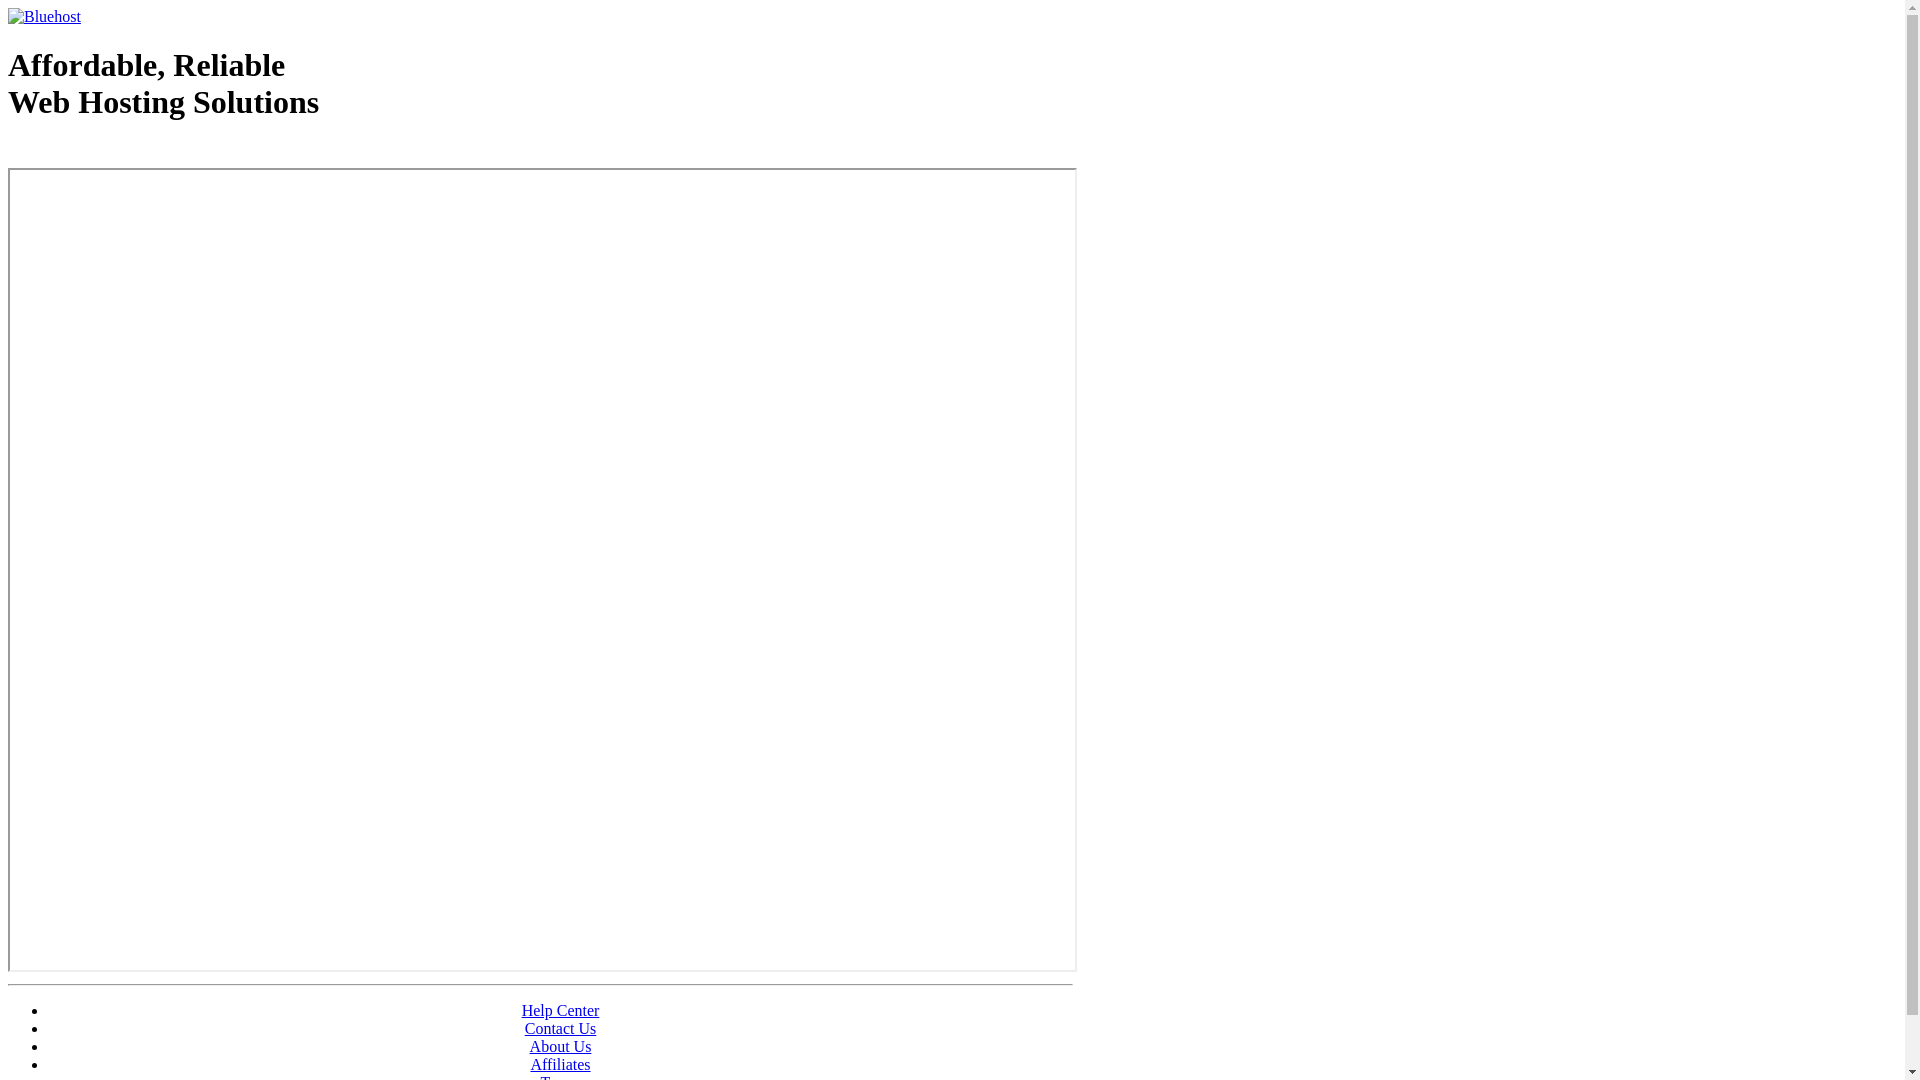 The width and height of the screenshot is (1920, 1080). I want to click on 'Contact Us', so click(524, 1028).